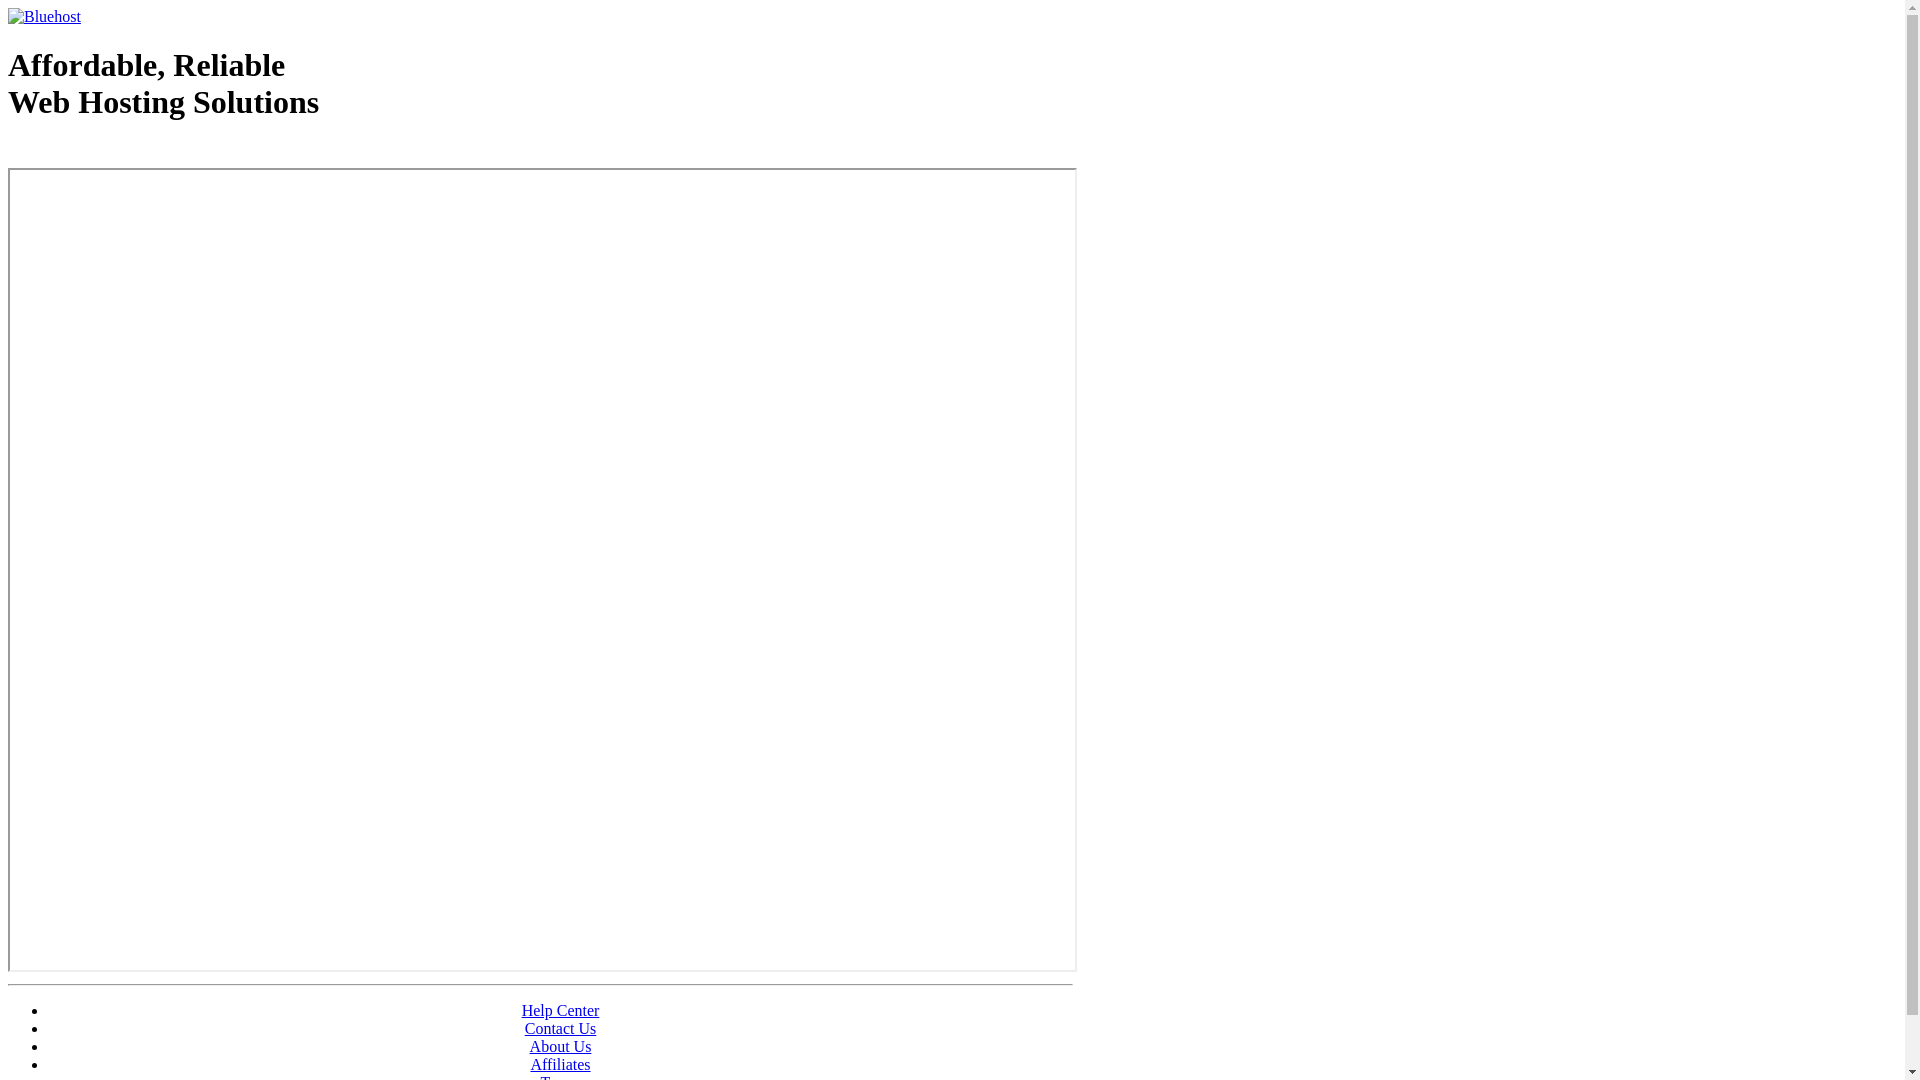 The width and height of the screenshot is (1920, 1080). I want to click on 'Contact Us', so click(524, 1028).